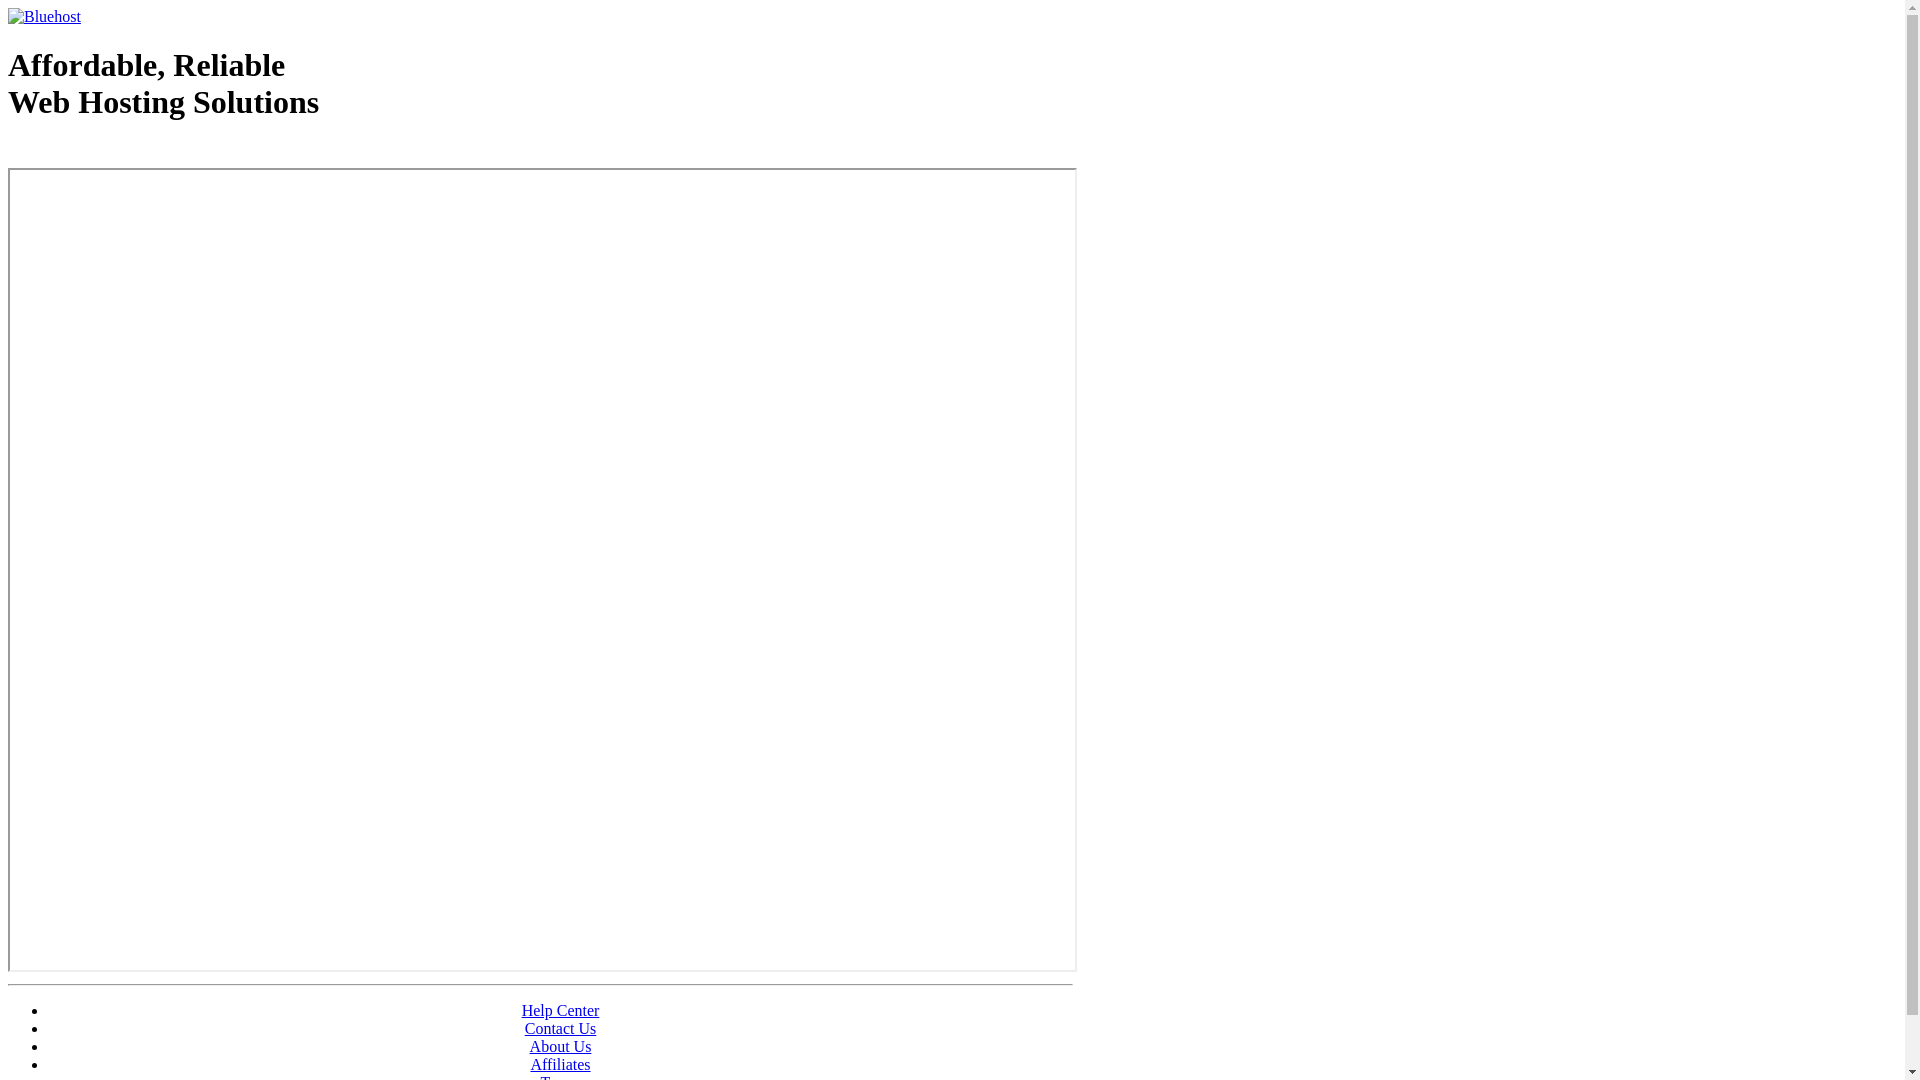 The width and height of the screenshot is (1920, 1080). I want to click on 'Contact Us', so click(524, 1028).